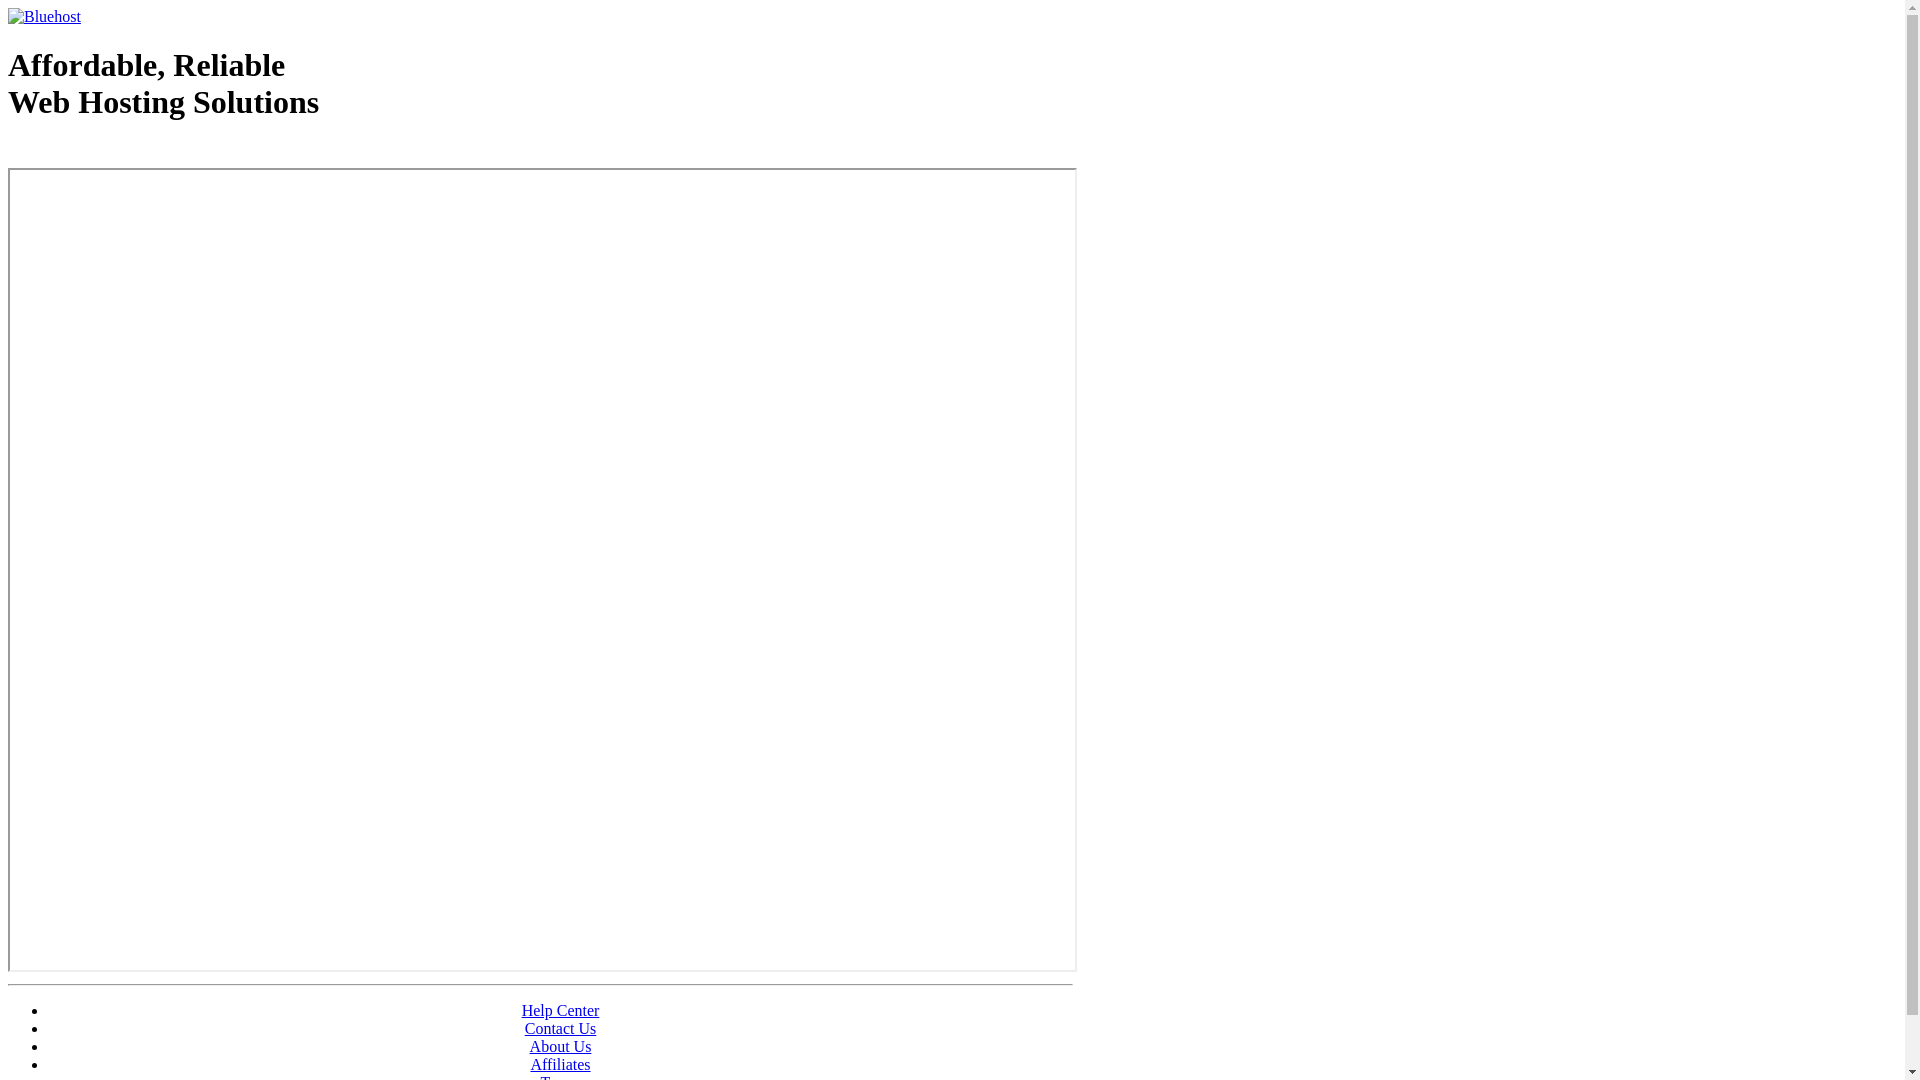 The width and height of the screenshot is (1920, 1080). I want to click on 'Contact Us', so click(524, 1028).